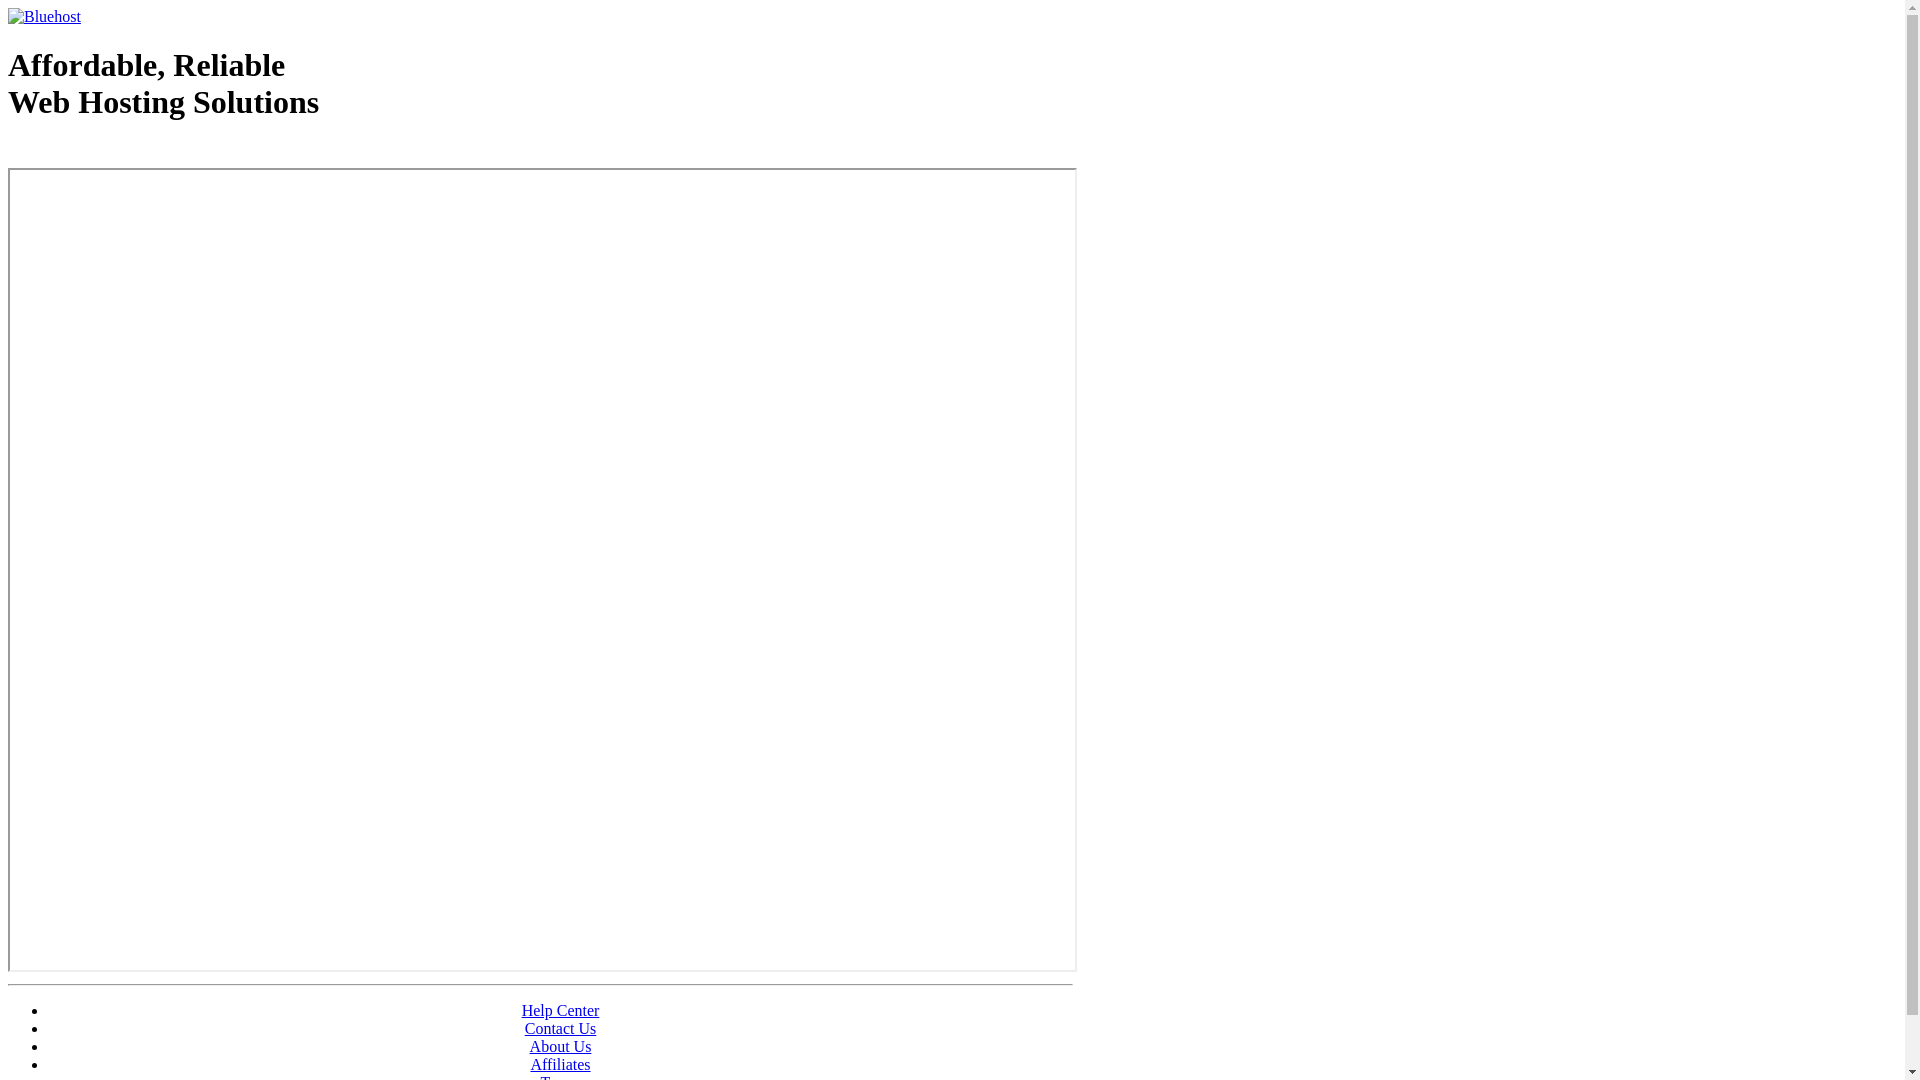 The width and height of the screenshot is (1920, 1080). I want to click on 'Contact Us', so click(524, 1028).